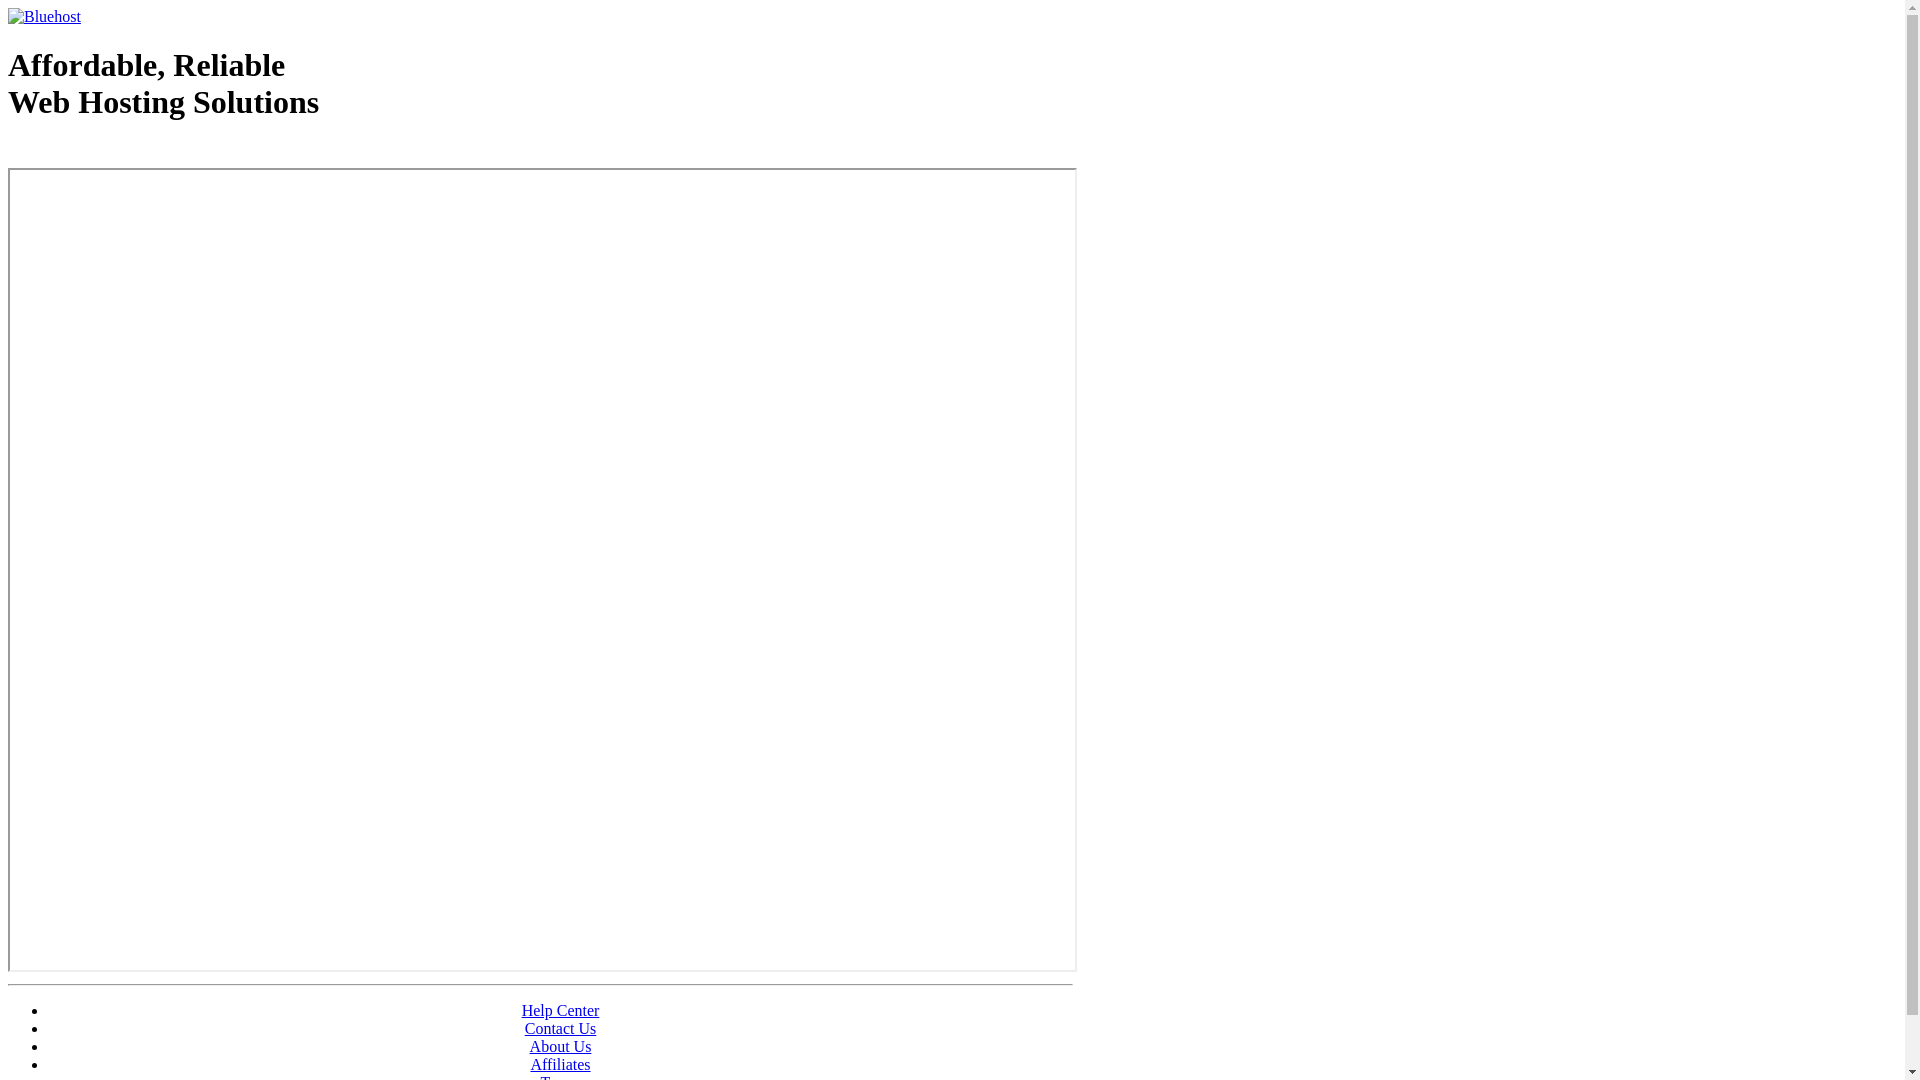 The width and height of the screenshot is (1920, 1080). I want to click on 'Contact Us', so click(524, 1028).